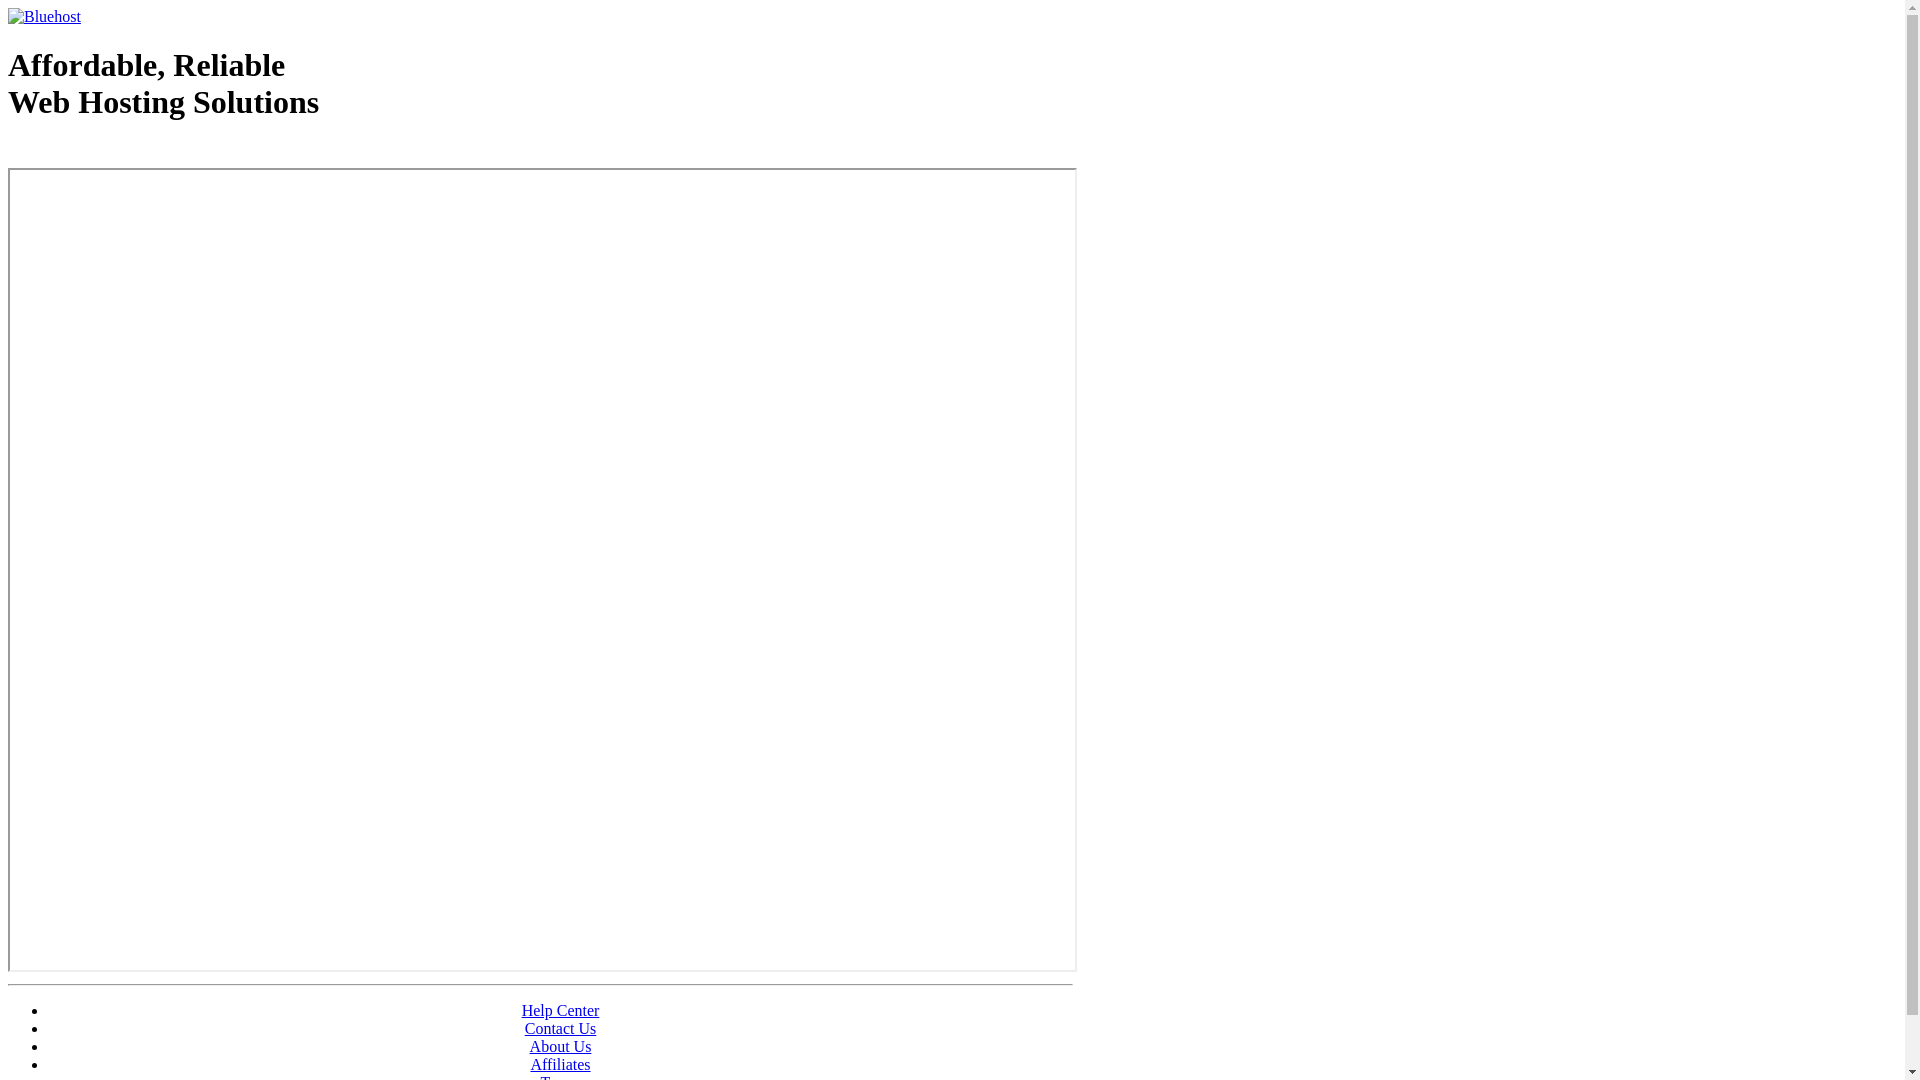 The width and height of the screenshot is (1920, 1080). I want to click on 'Contact Us', so click(524, 1028).